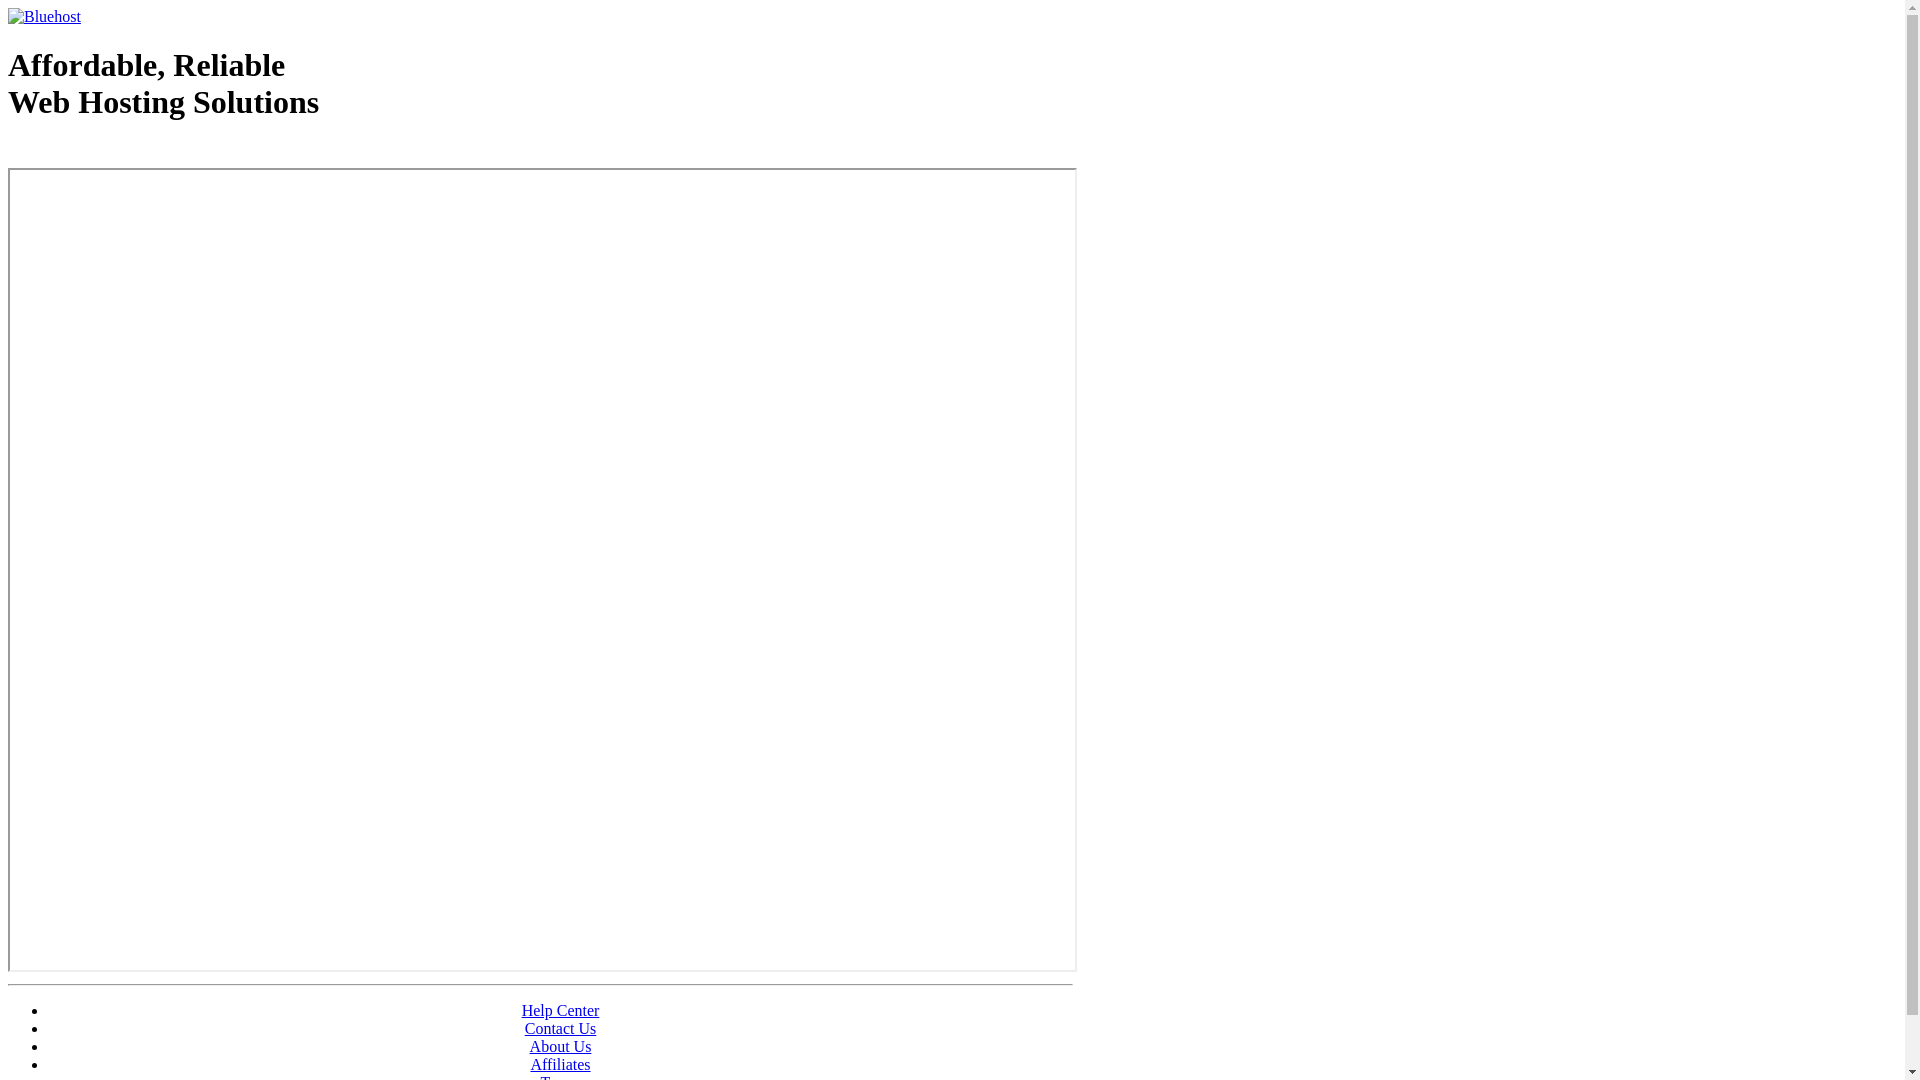 The width and height of the screenshot is (1920, 1080). I want to click on 'Contact Us', so click(524, 1028).